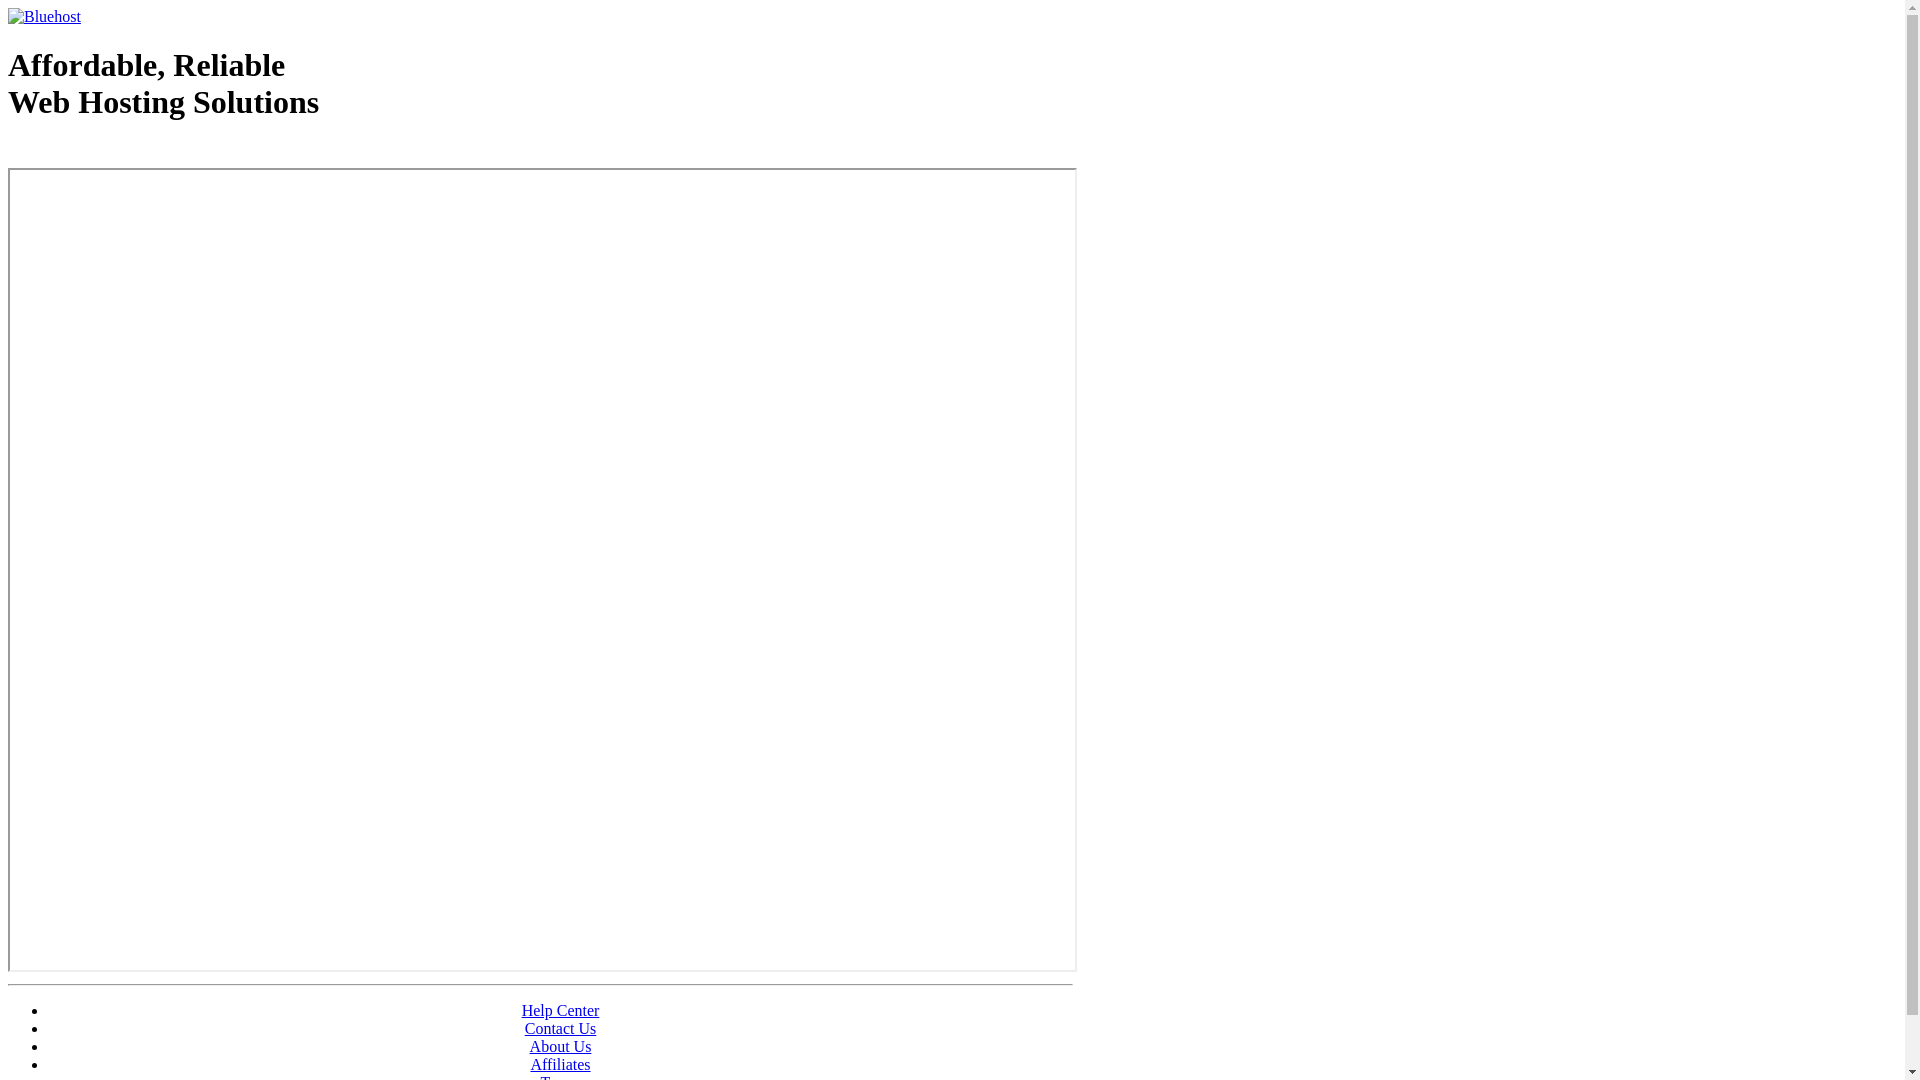 The width and height of the screenshot is (1920, 1080). I want to click on 'Contact Us', so click(524, 1028).